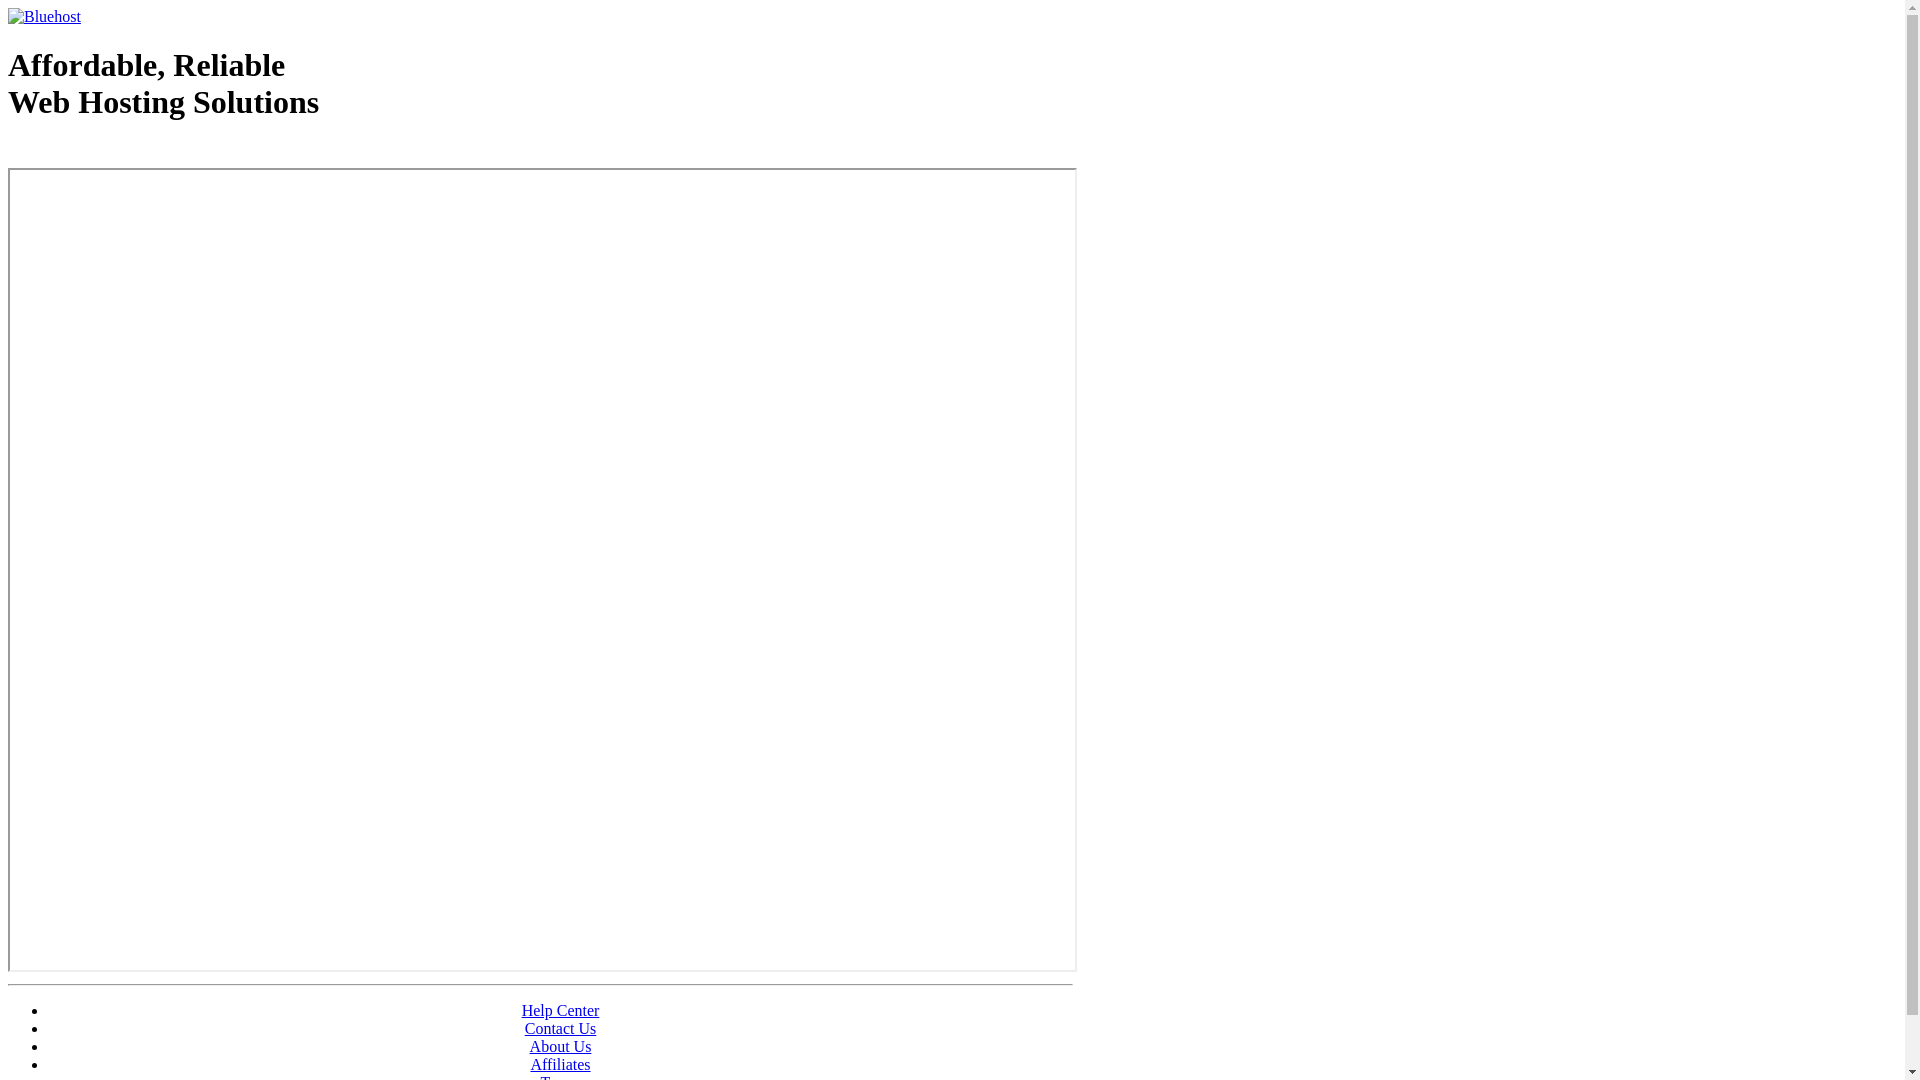 The width and height of the screenshot is (1920, 1080). I want to click on 'Contact Us', so click(524, 1028).